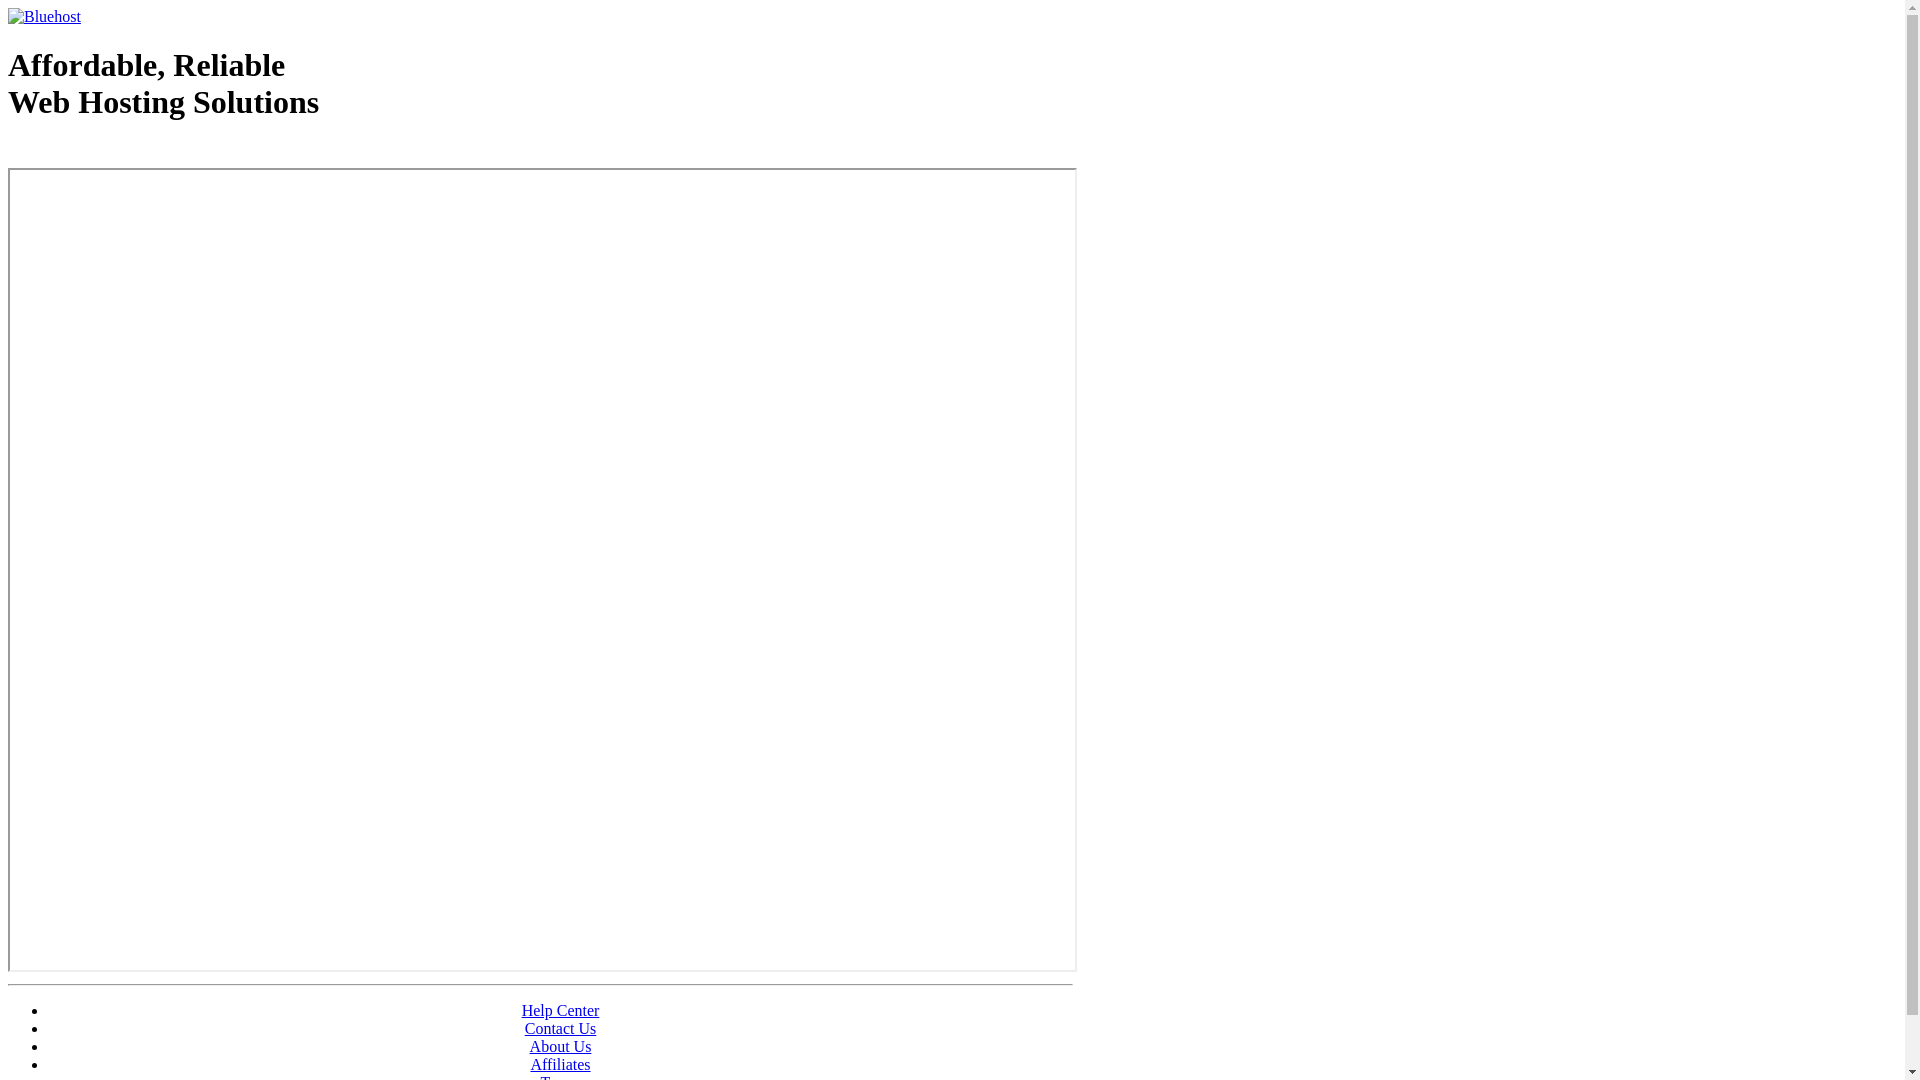 The width and height of the screenshot is (1920, 1080). I want to click on 'Contact Us', so click(524, 1028).